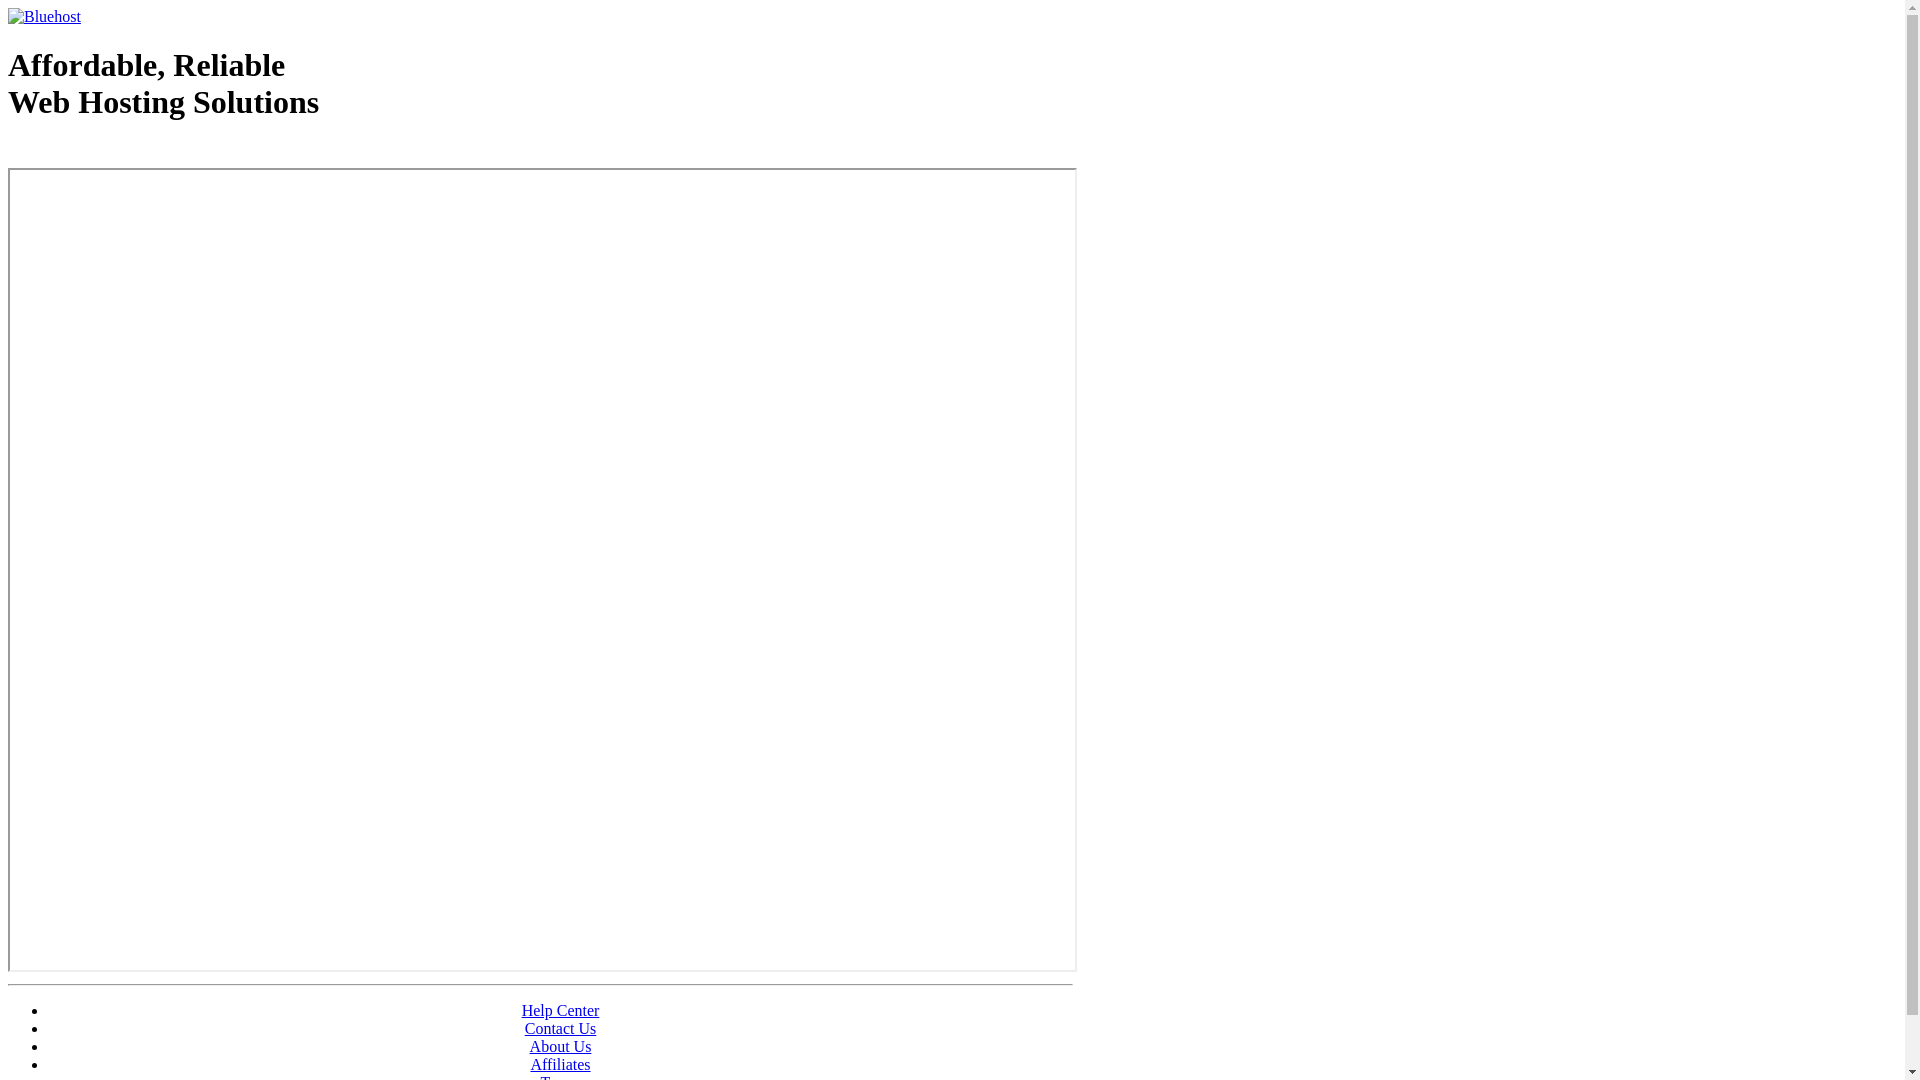 The width and height of the screenshot is (1920, 1080). I want to click on 'Contact Us', so click(524, 1028).